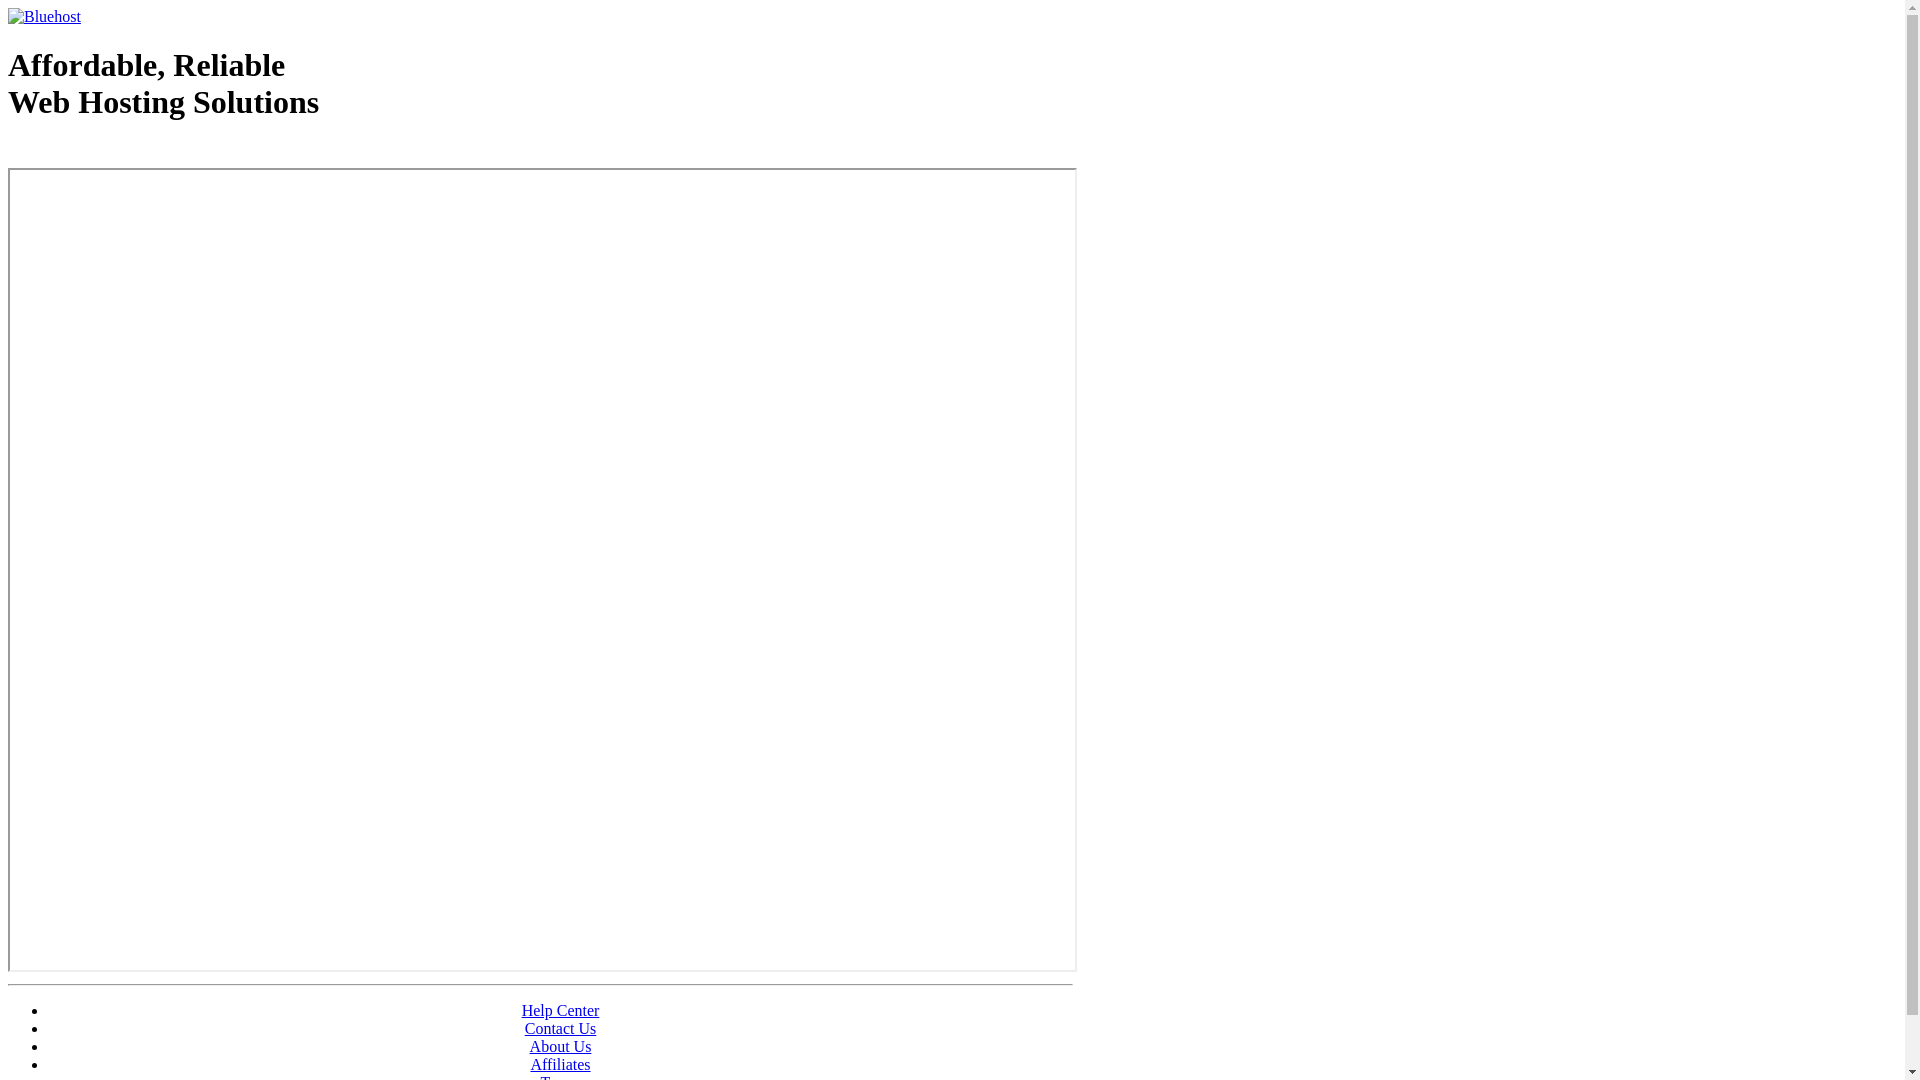 The width and height of the screenshot is (1920, 1080). I want to click on 'Contact Us', so click(524, 1028).